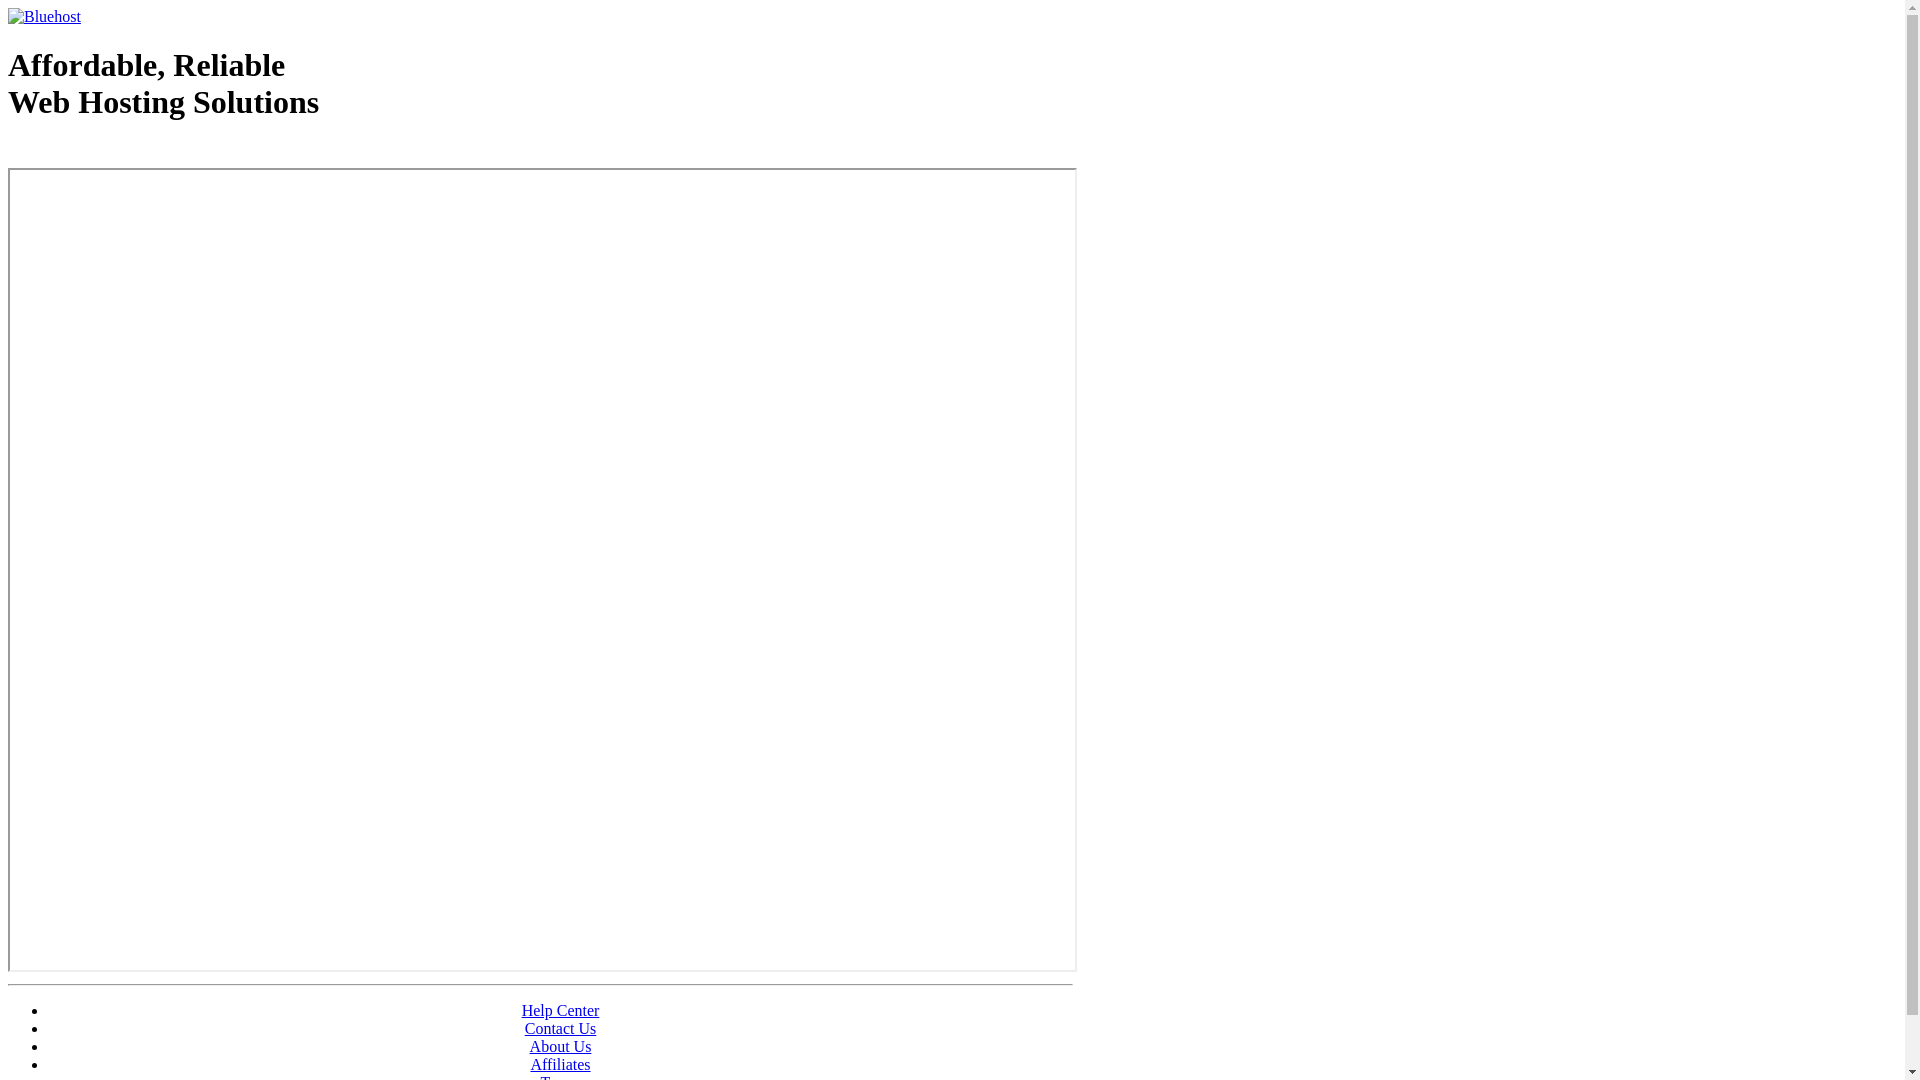 The width and height of the screenshot is (1920, 1080). I want to click on 'Contact Us', so click(524, 1028).